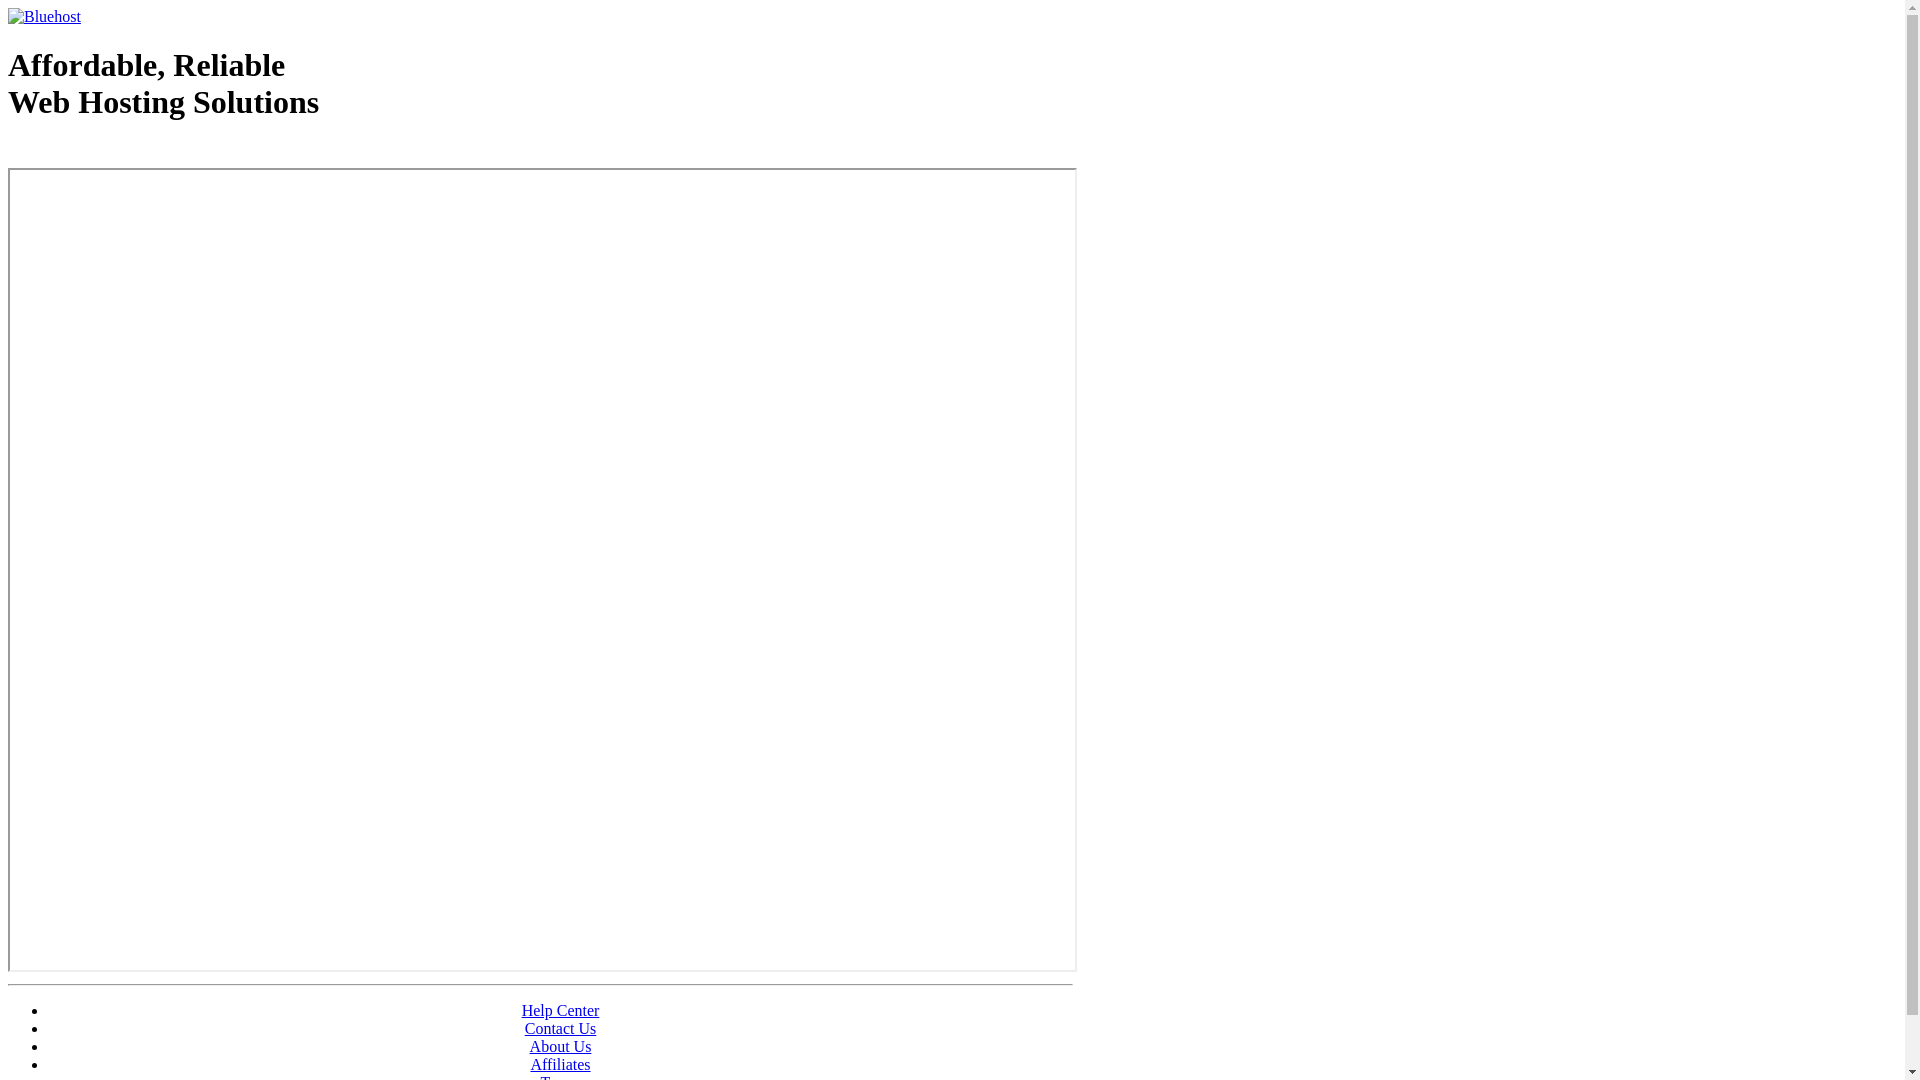 The width and height of the screenshot is (1920, 1080). I want to click on 'Contact Us', so click(524, 1028).